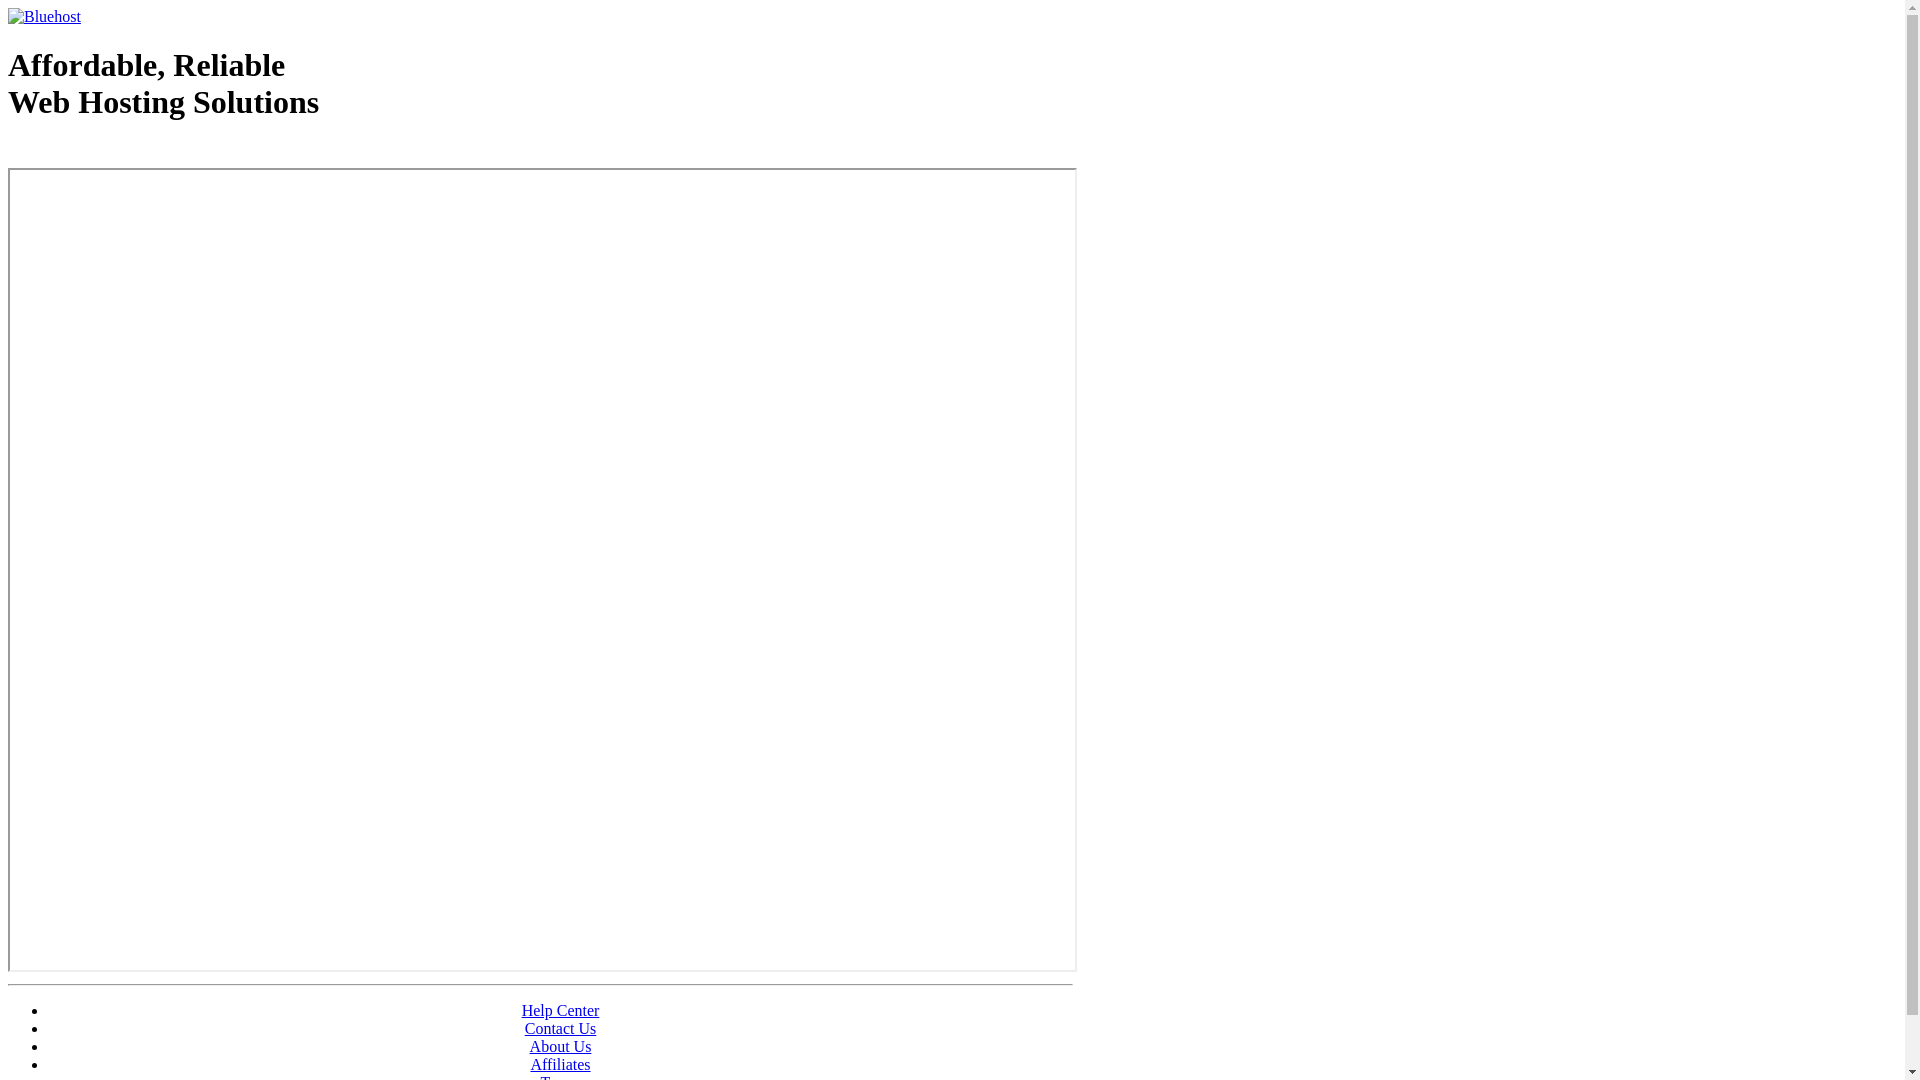 The width and height of the screenshot is (1920, 1080). I want to click on 'Contact Us', so click(524, 1028).